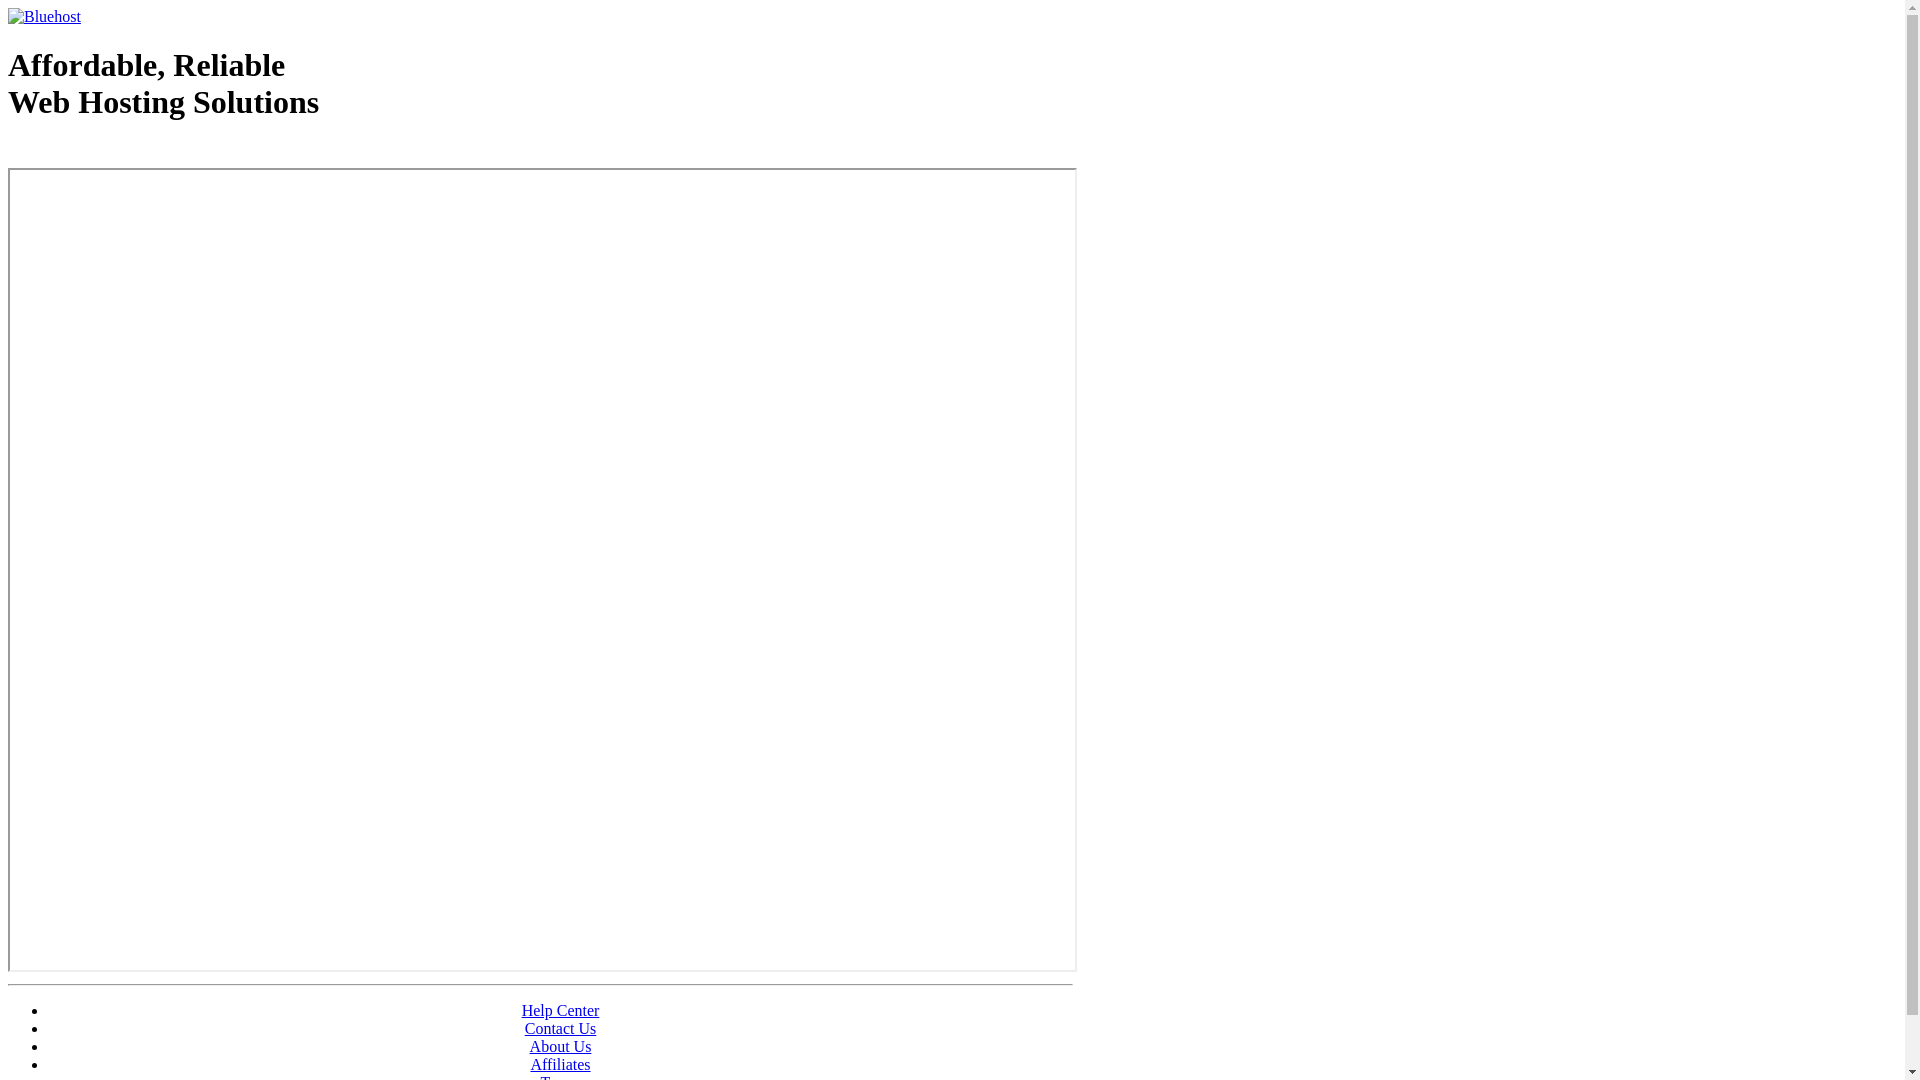 The width and height of the screenshot is (1920, 1080). I want to click on 'Contact Us', so click(524, 1028).